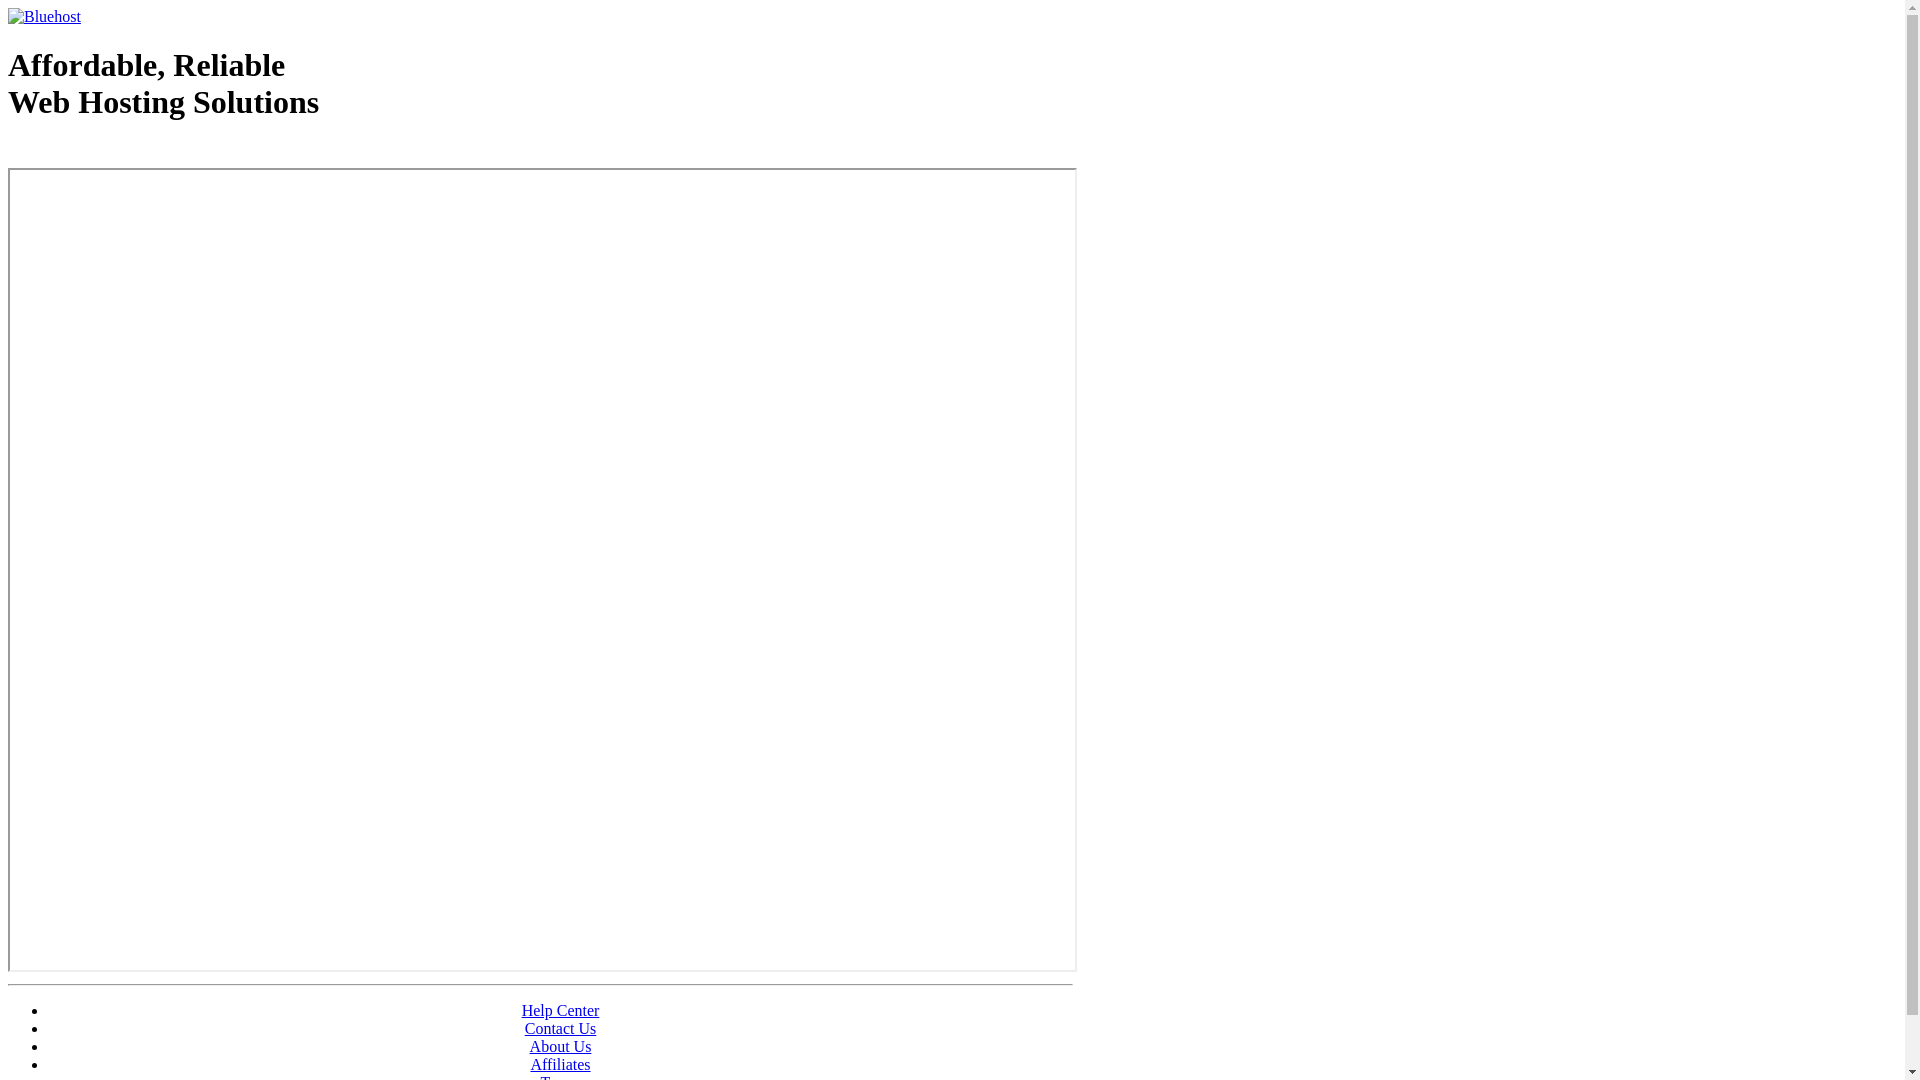 The width and height of the screenshot is (1920, 1080). I want to click on 'Contact Us', so click(524, 1028).